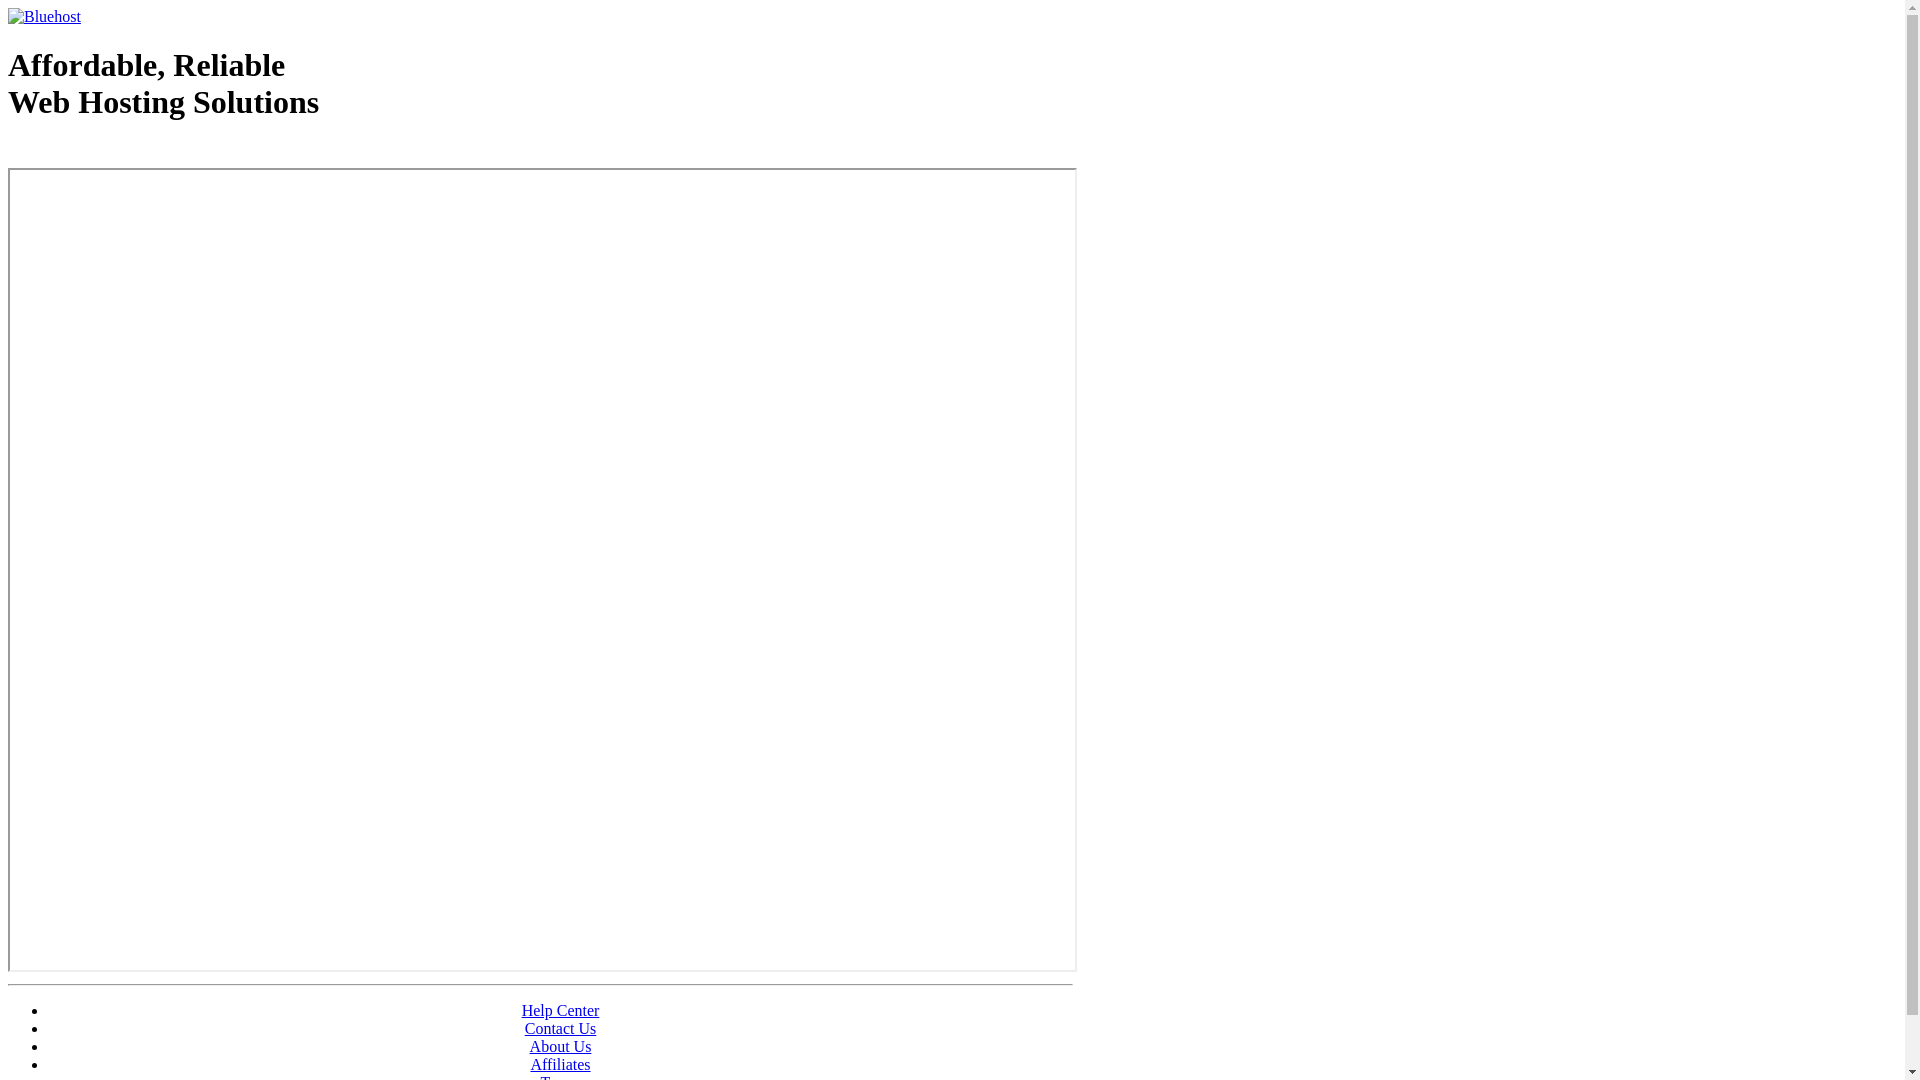 The width and height of the screenshot is (1920, 1080). I want to click on 'Contact Us', so click(524, 1028).